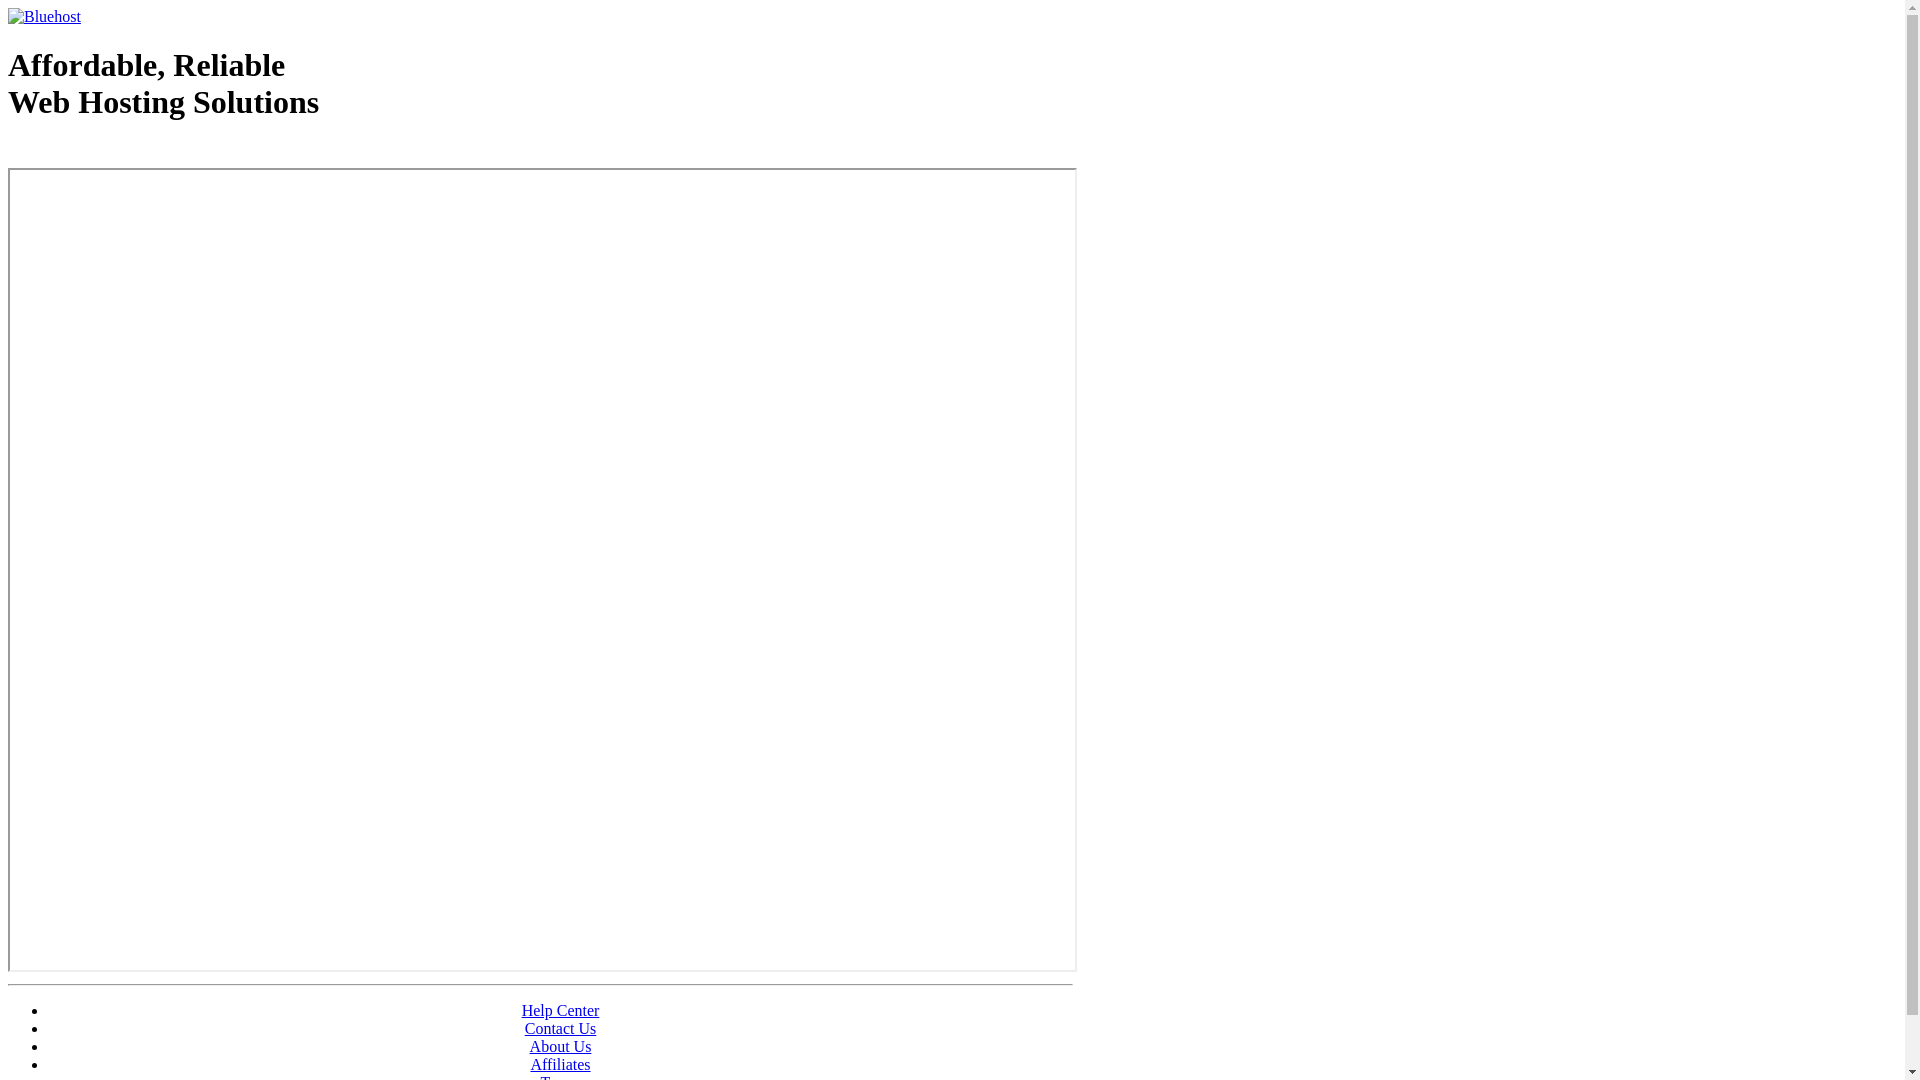 The width and height of the screenshot is (1920, 1080). I want to click on 'Contact Us', so click(524, 1028).